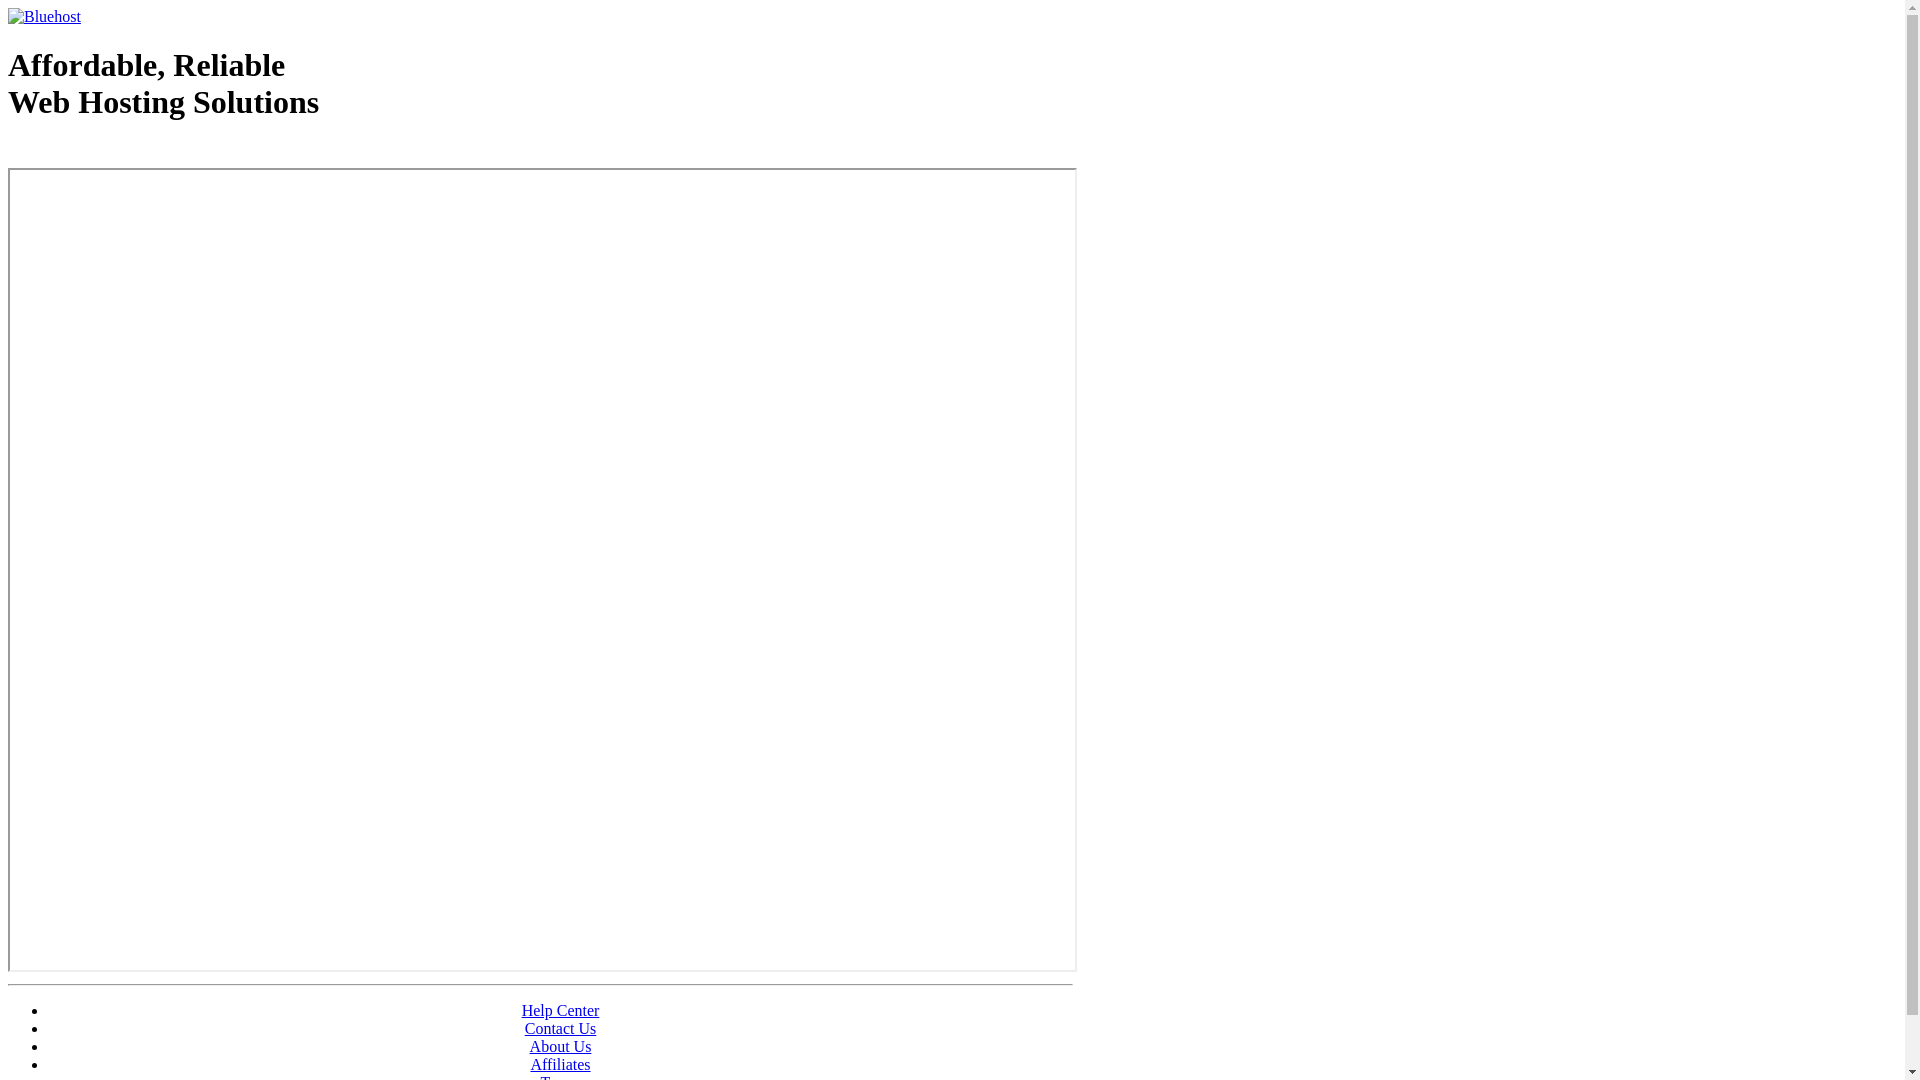 The width and height of the screenshot is (1920, 1080). I want to click on 'Contact Us', so click(524, 1028).